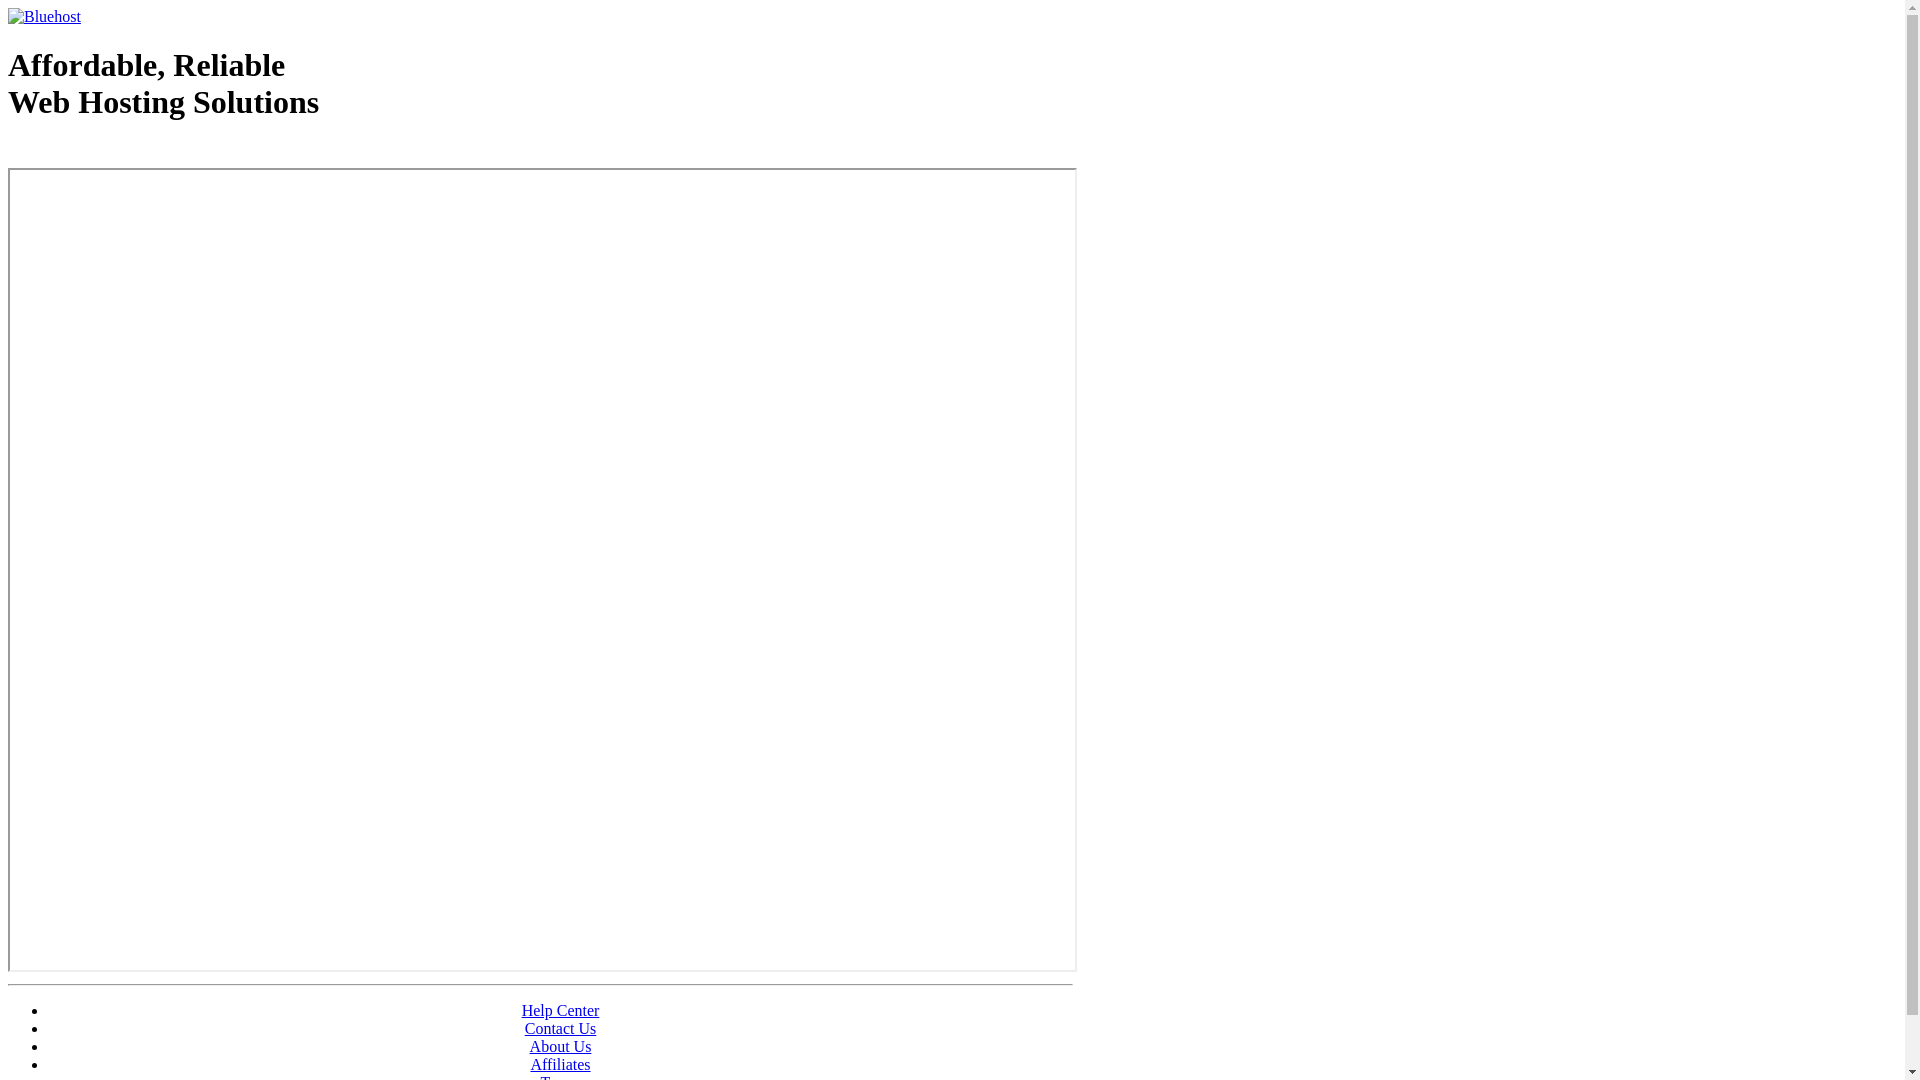 The width and height of the screenshot is (1920, 1080). I want to click on 'Contact Us', so click(524, 1028).